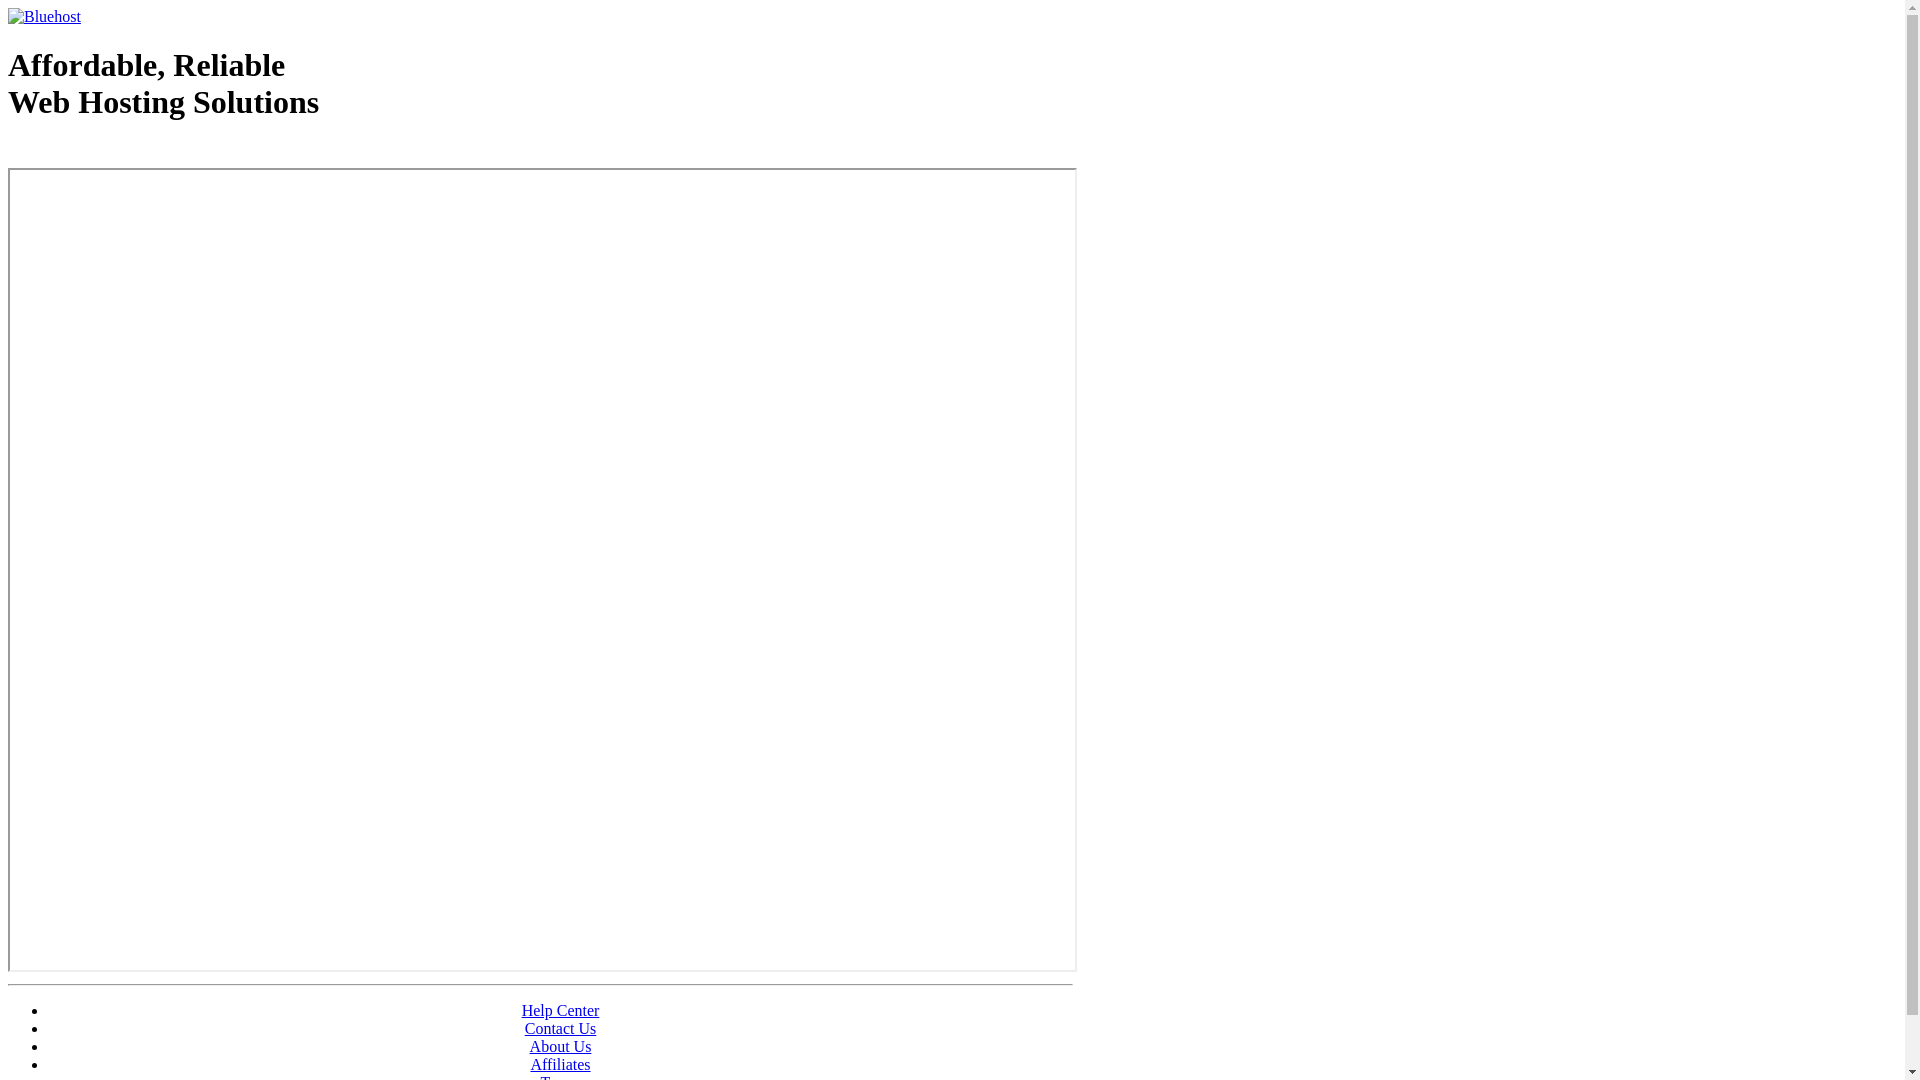 The width and height of the screenshot is (1920, 1080). I want to click on 'Contact Us', so click(524, 1028).